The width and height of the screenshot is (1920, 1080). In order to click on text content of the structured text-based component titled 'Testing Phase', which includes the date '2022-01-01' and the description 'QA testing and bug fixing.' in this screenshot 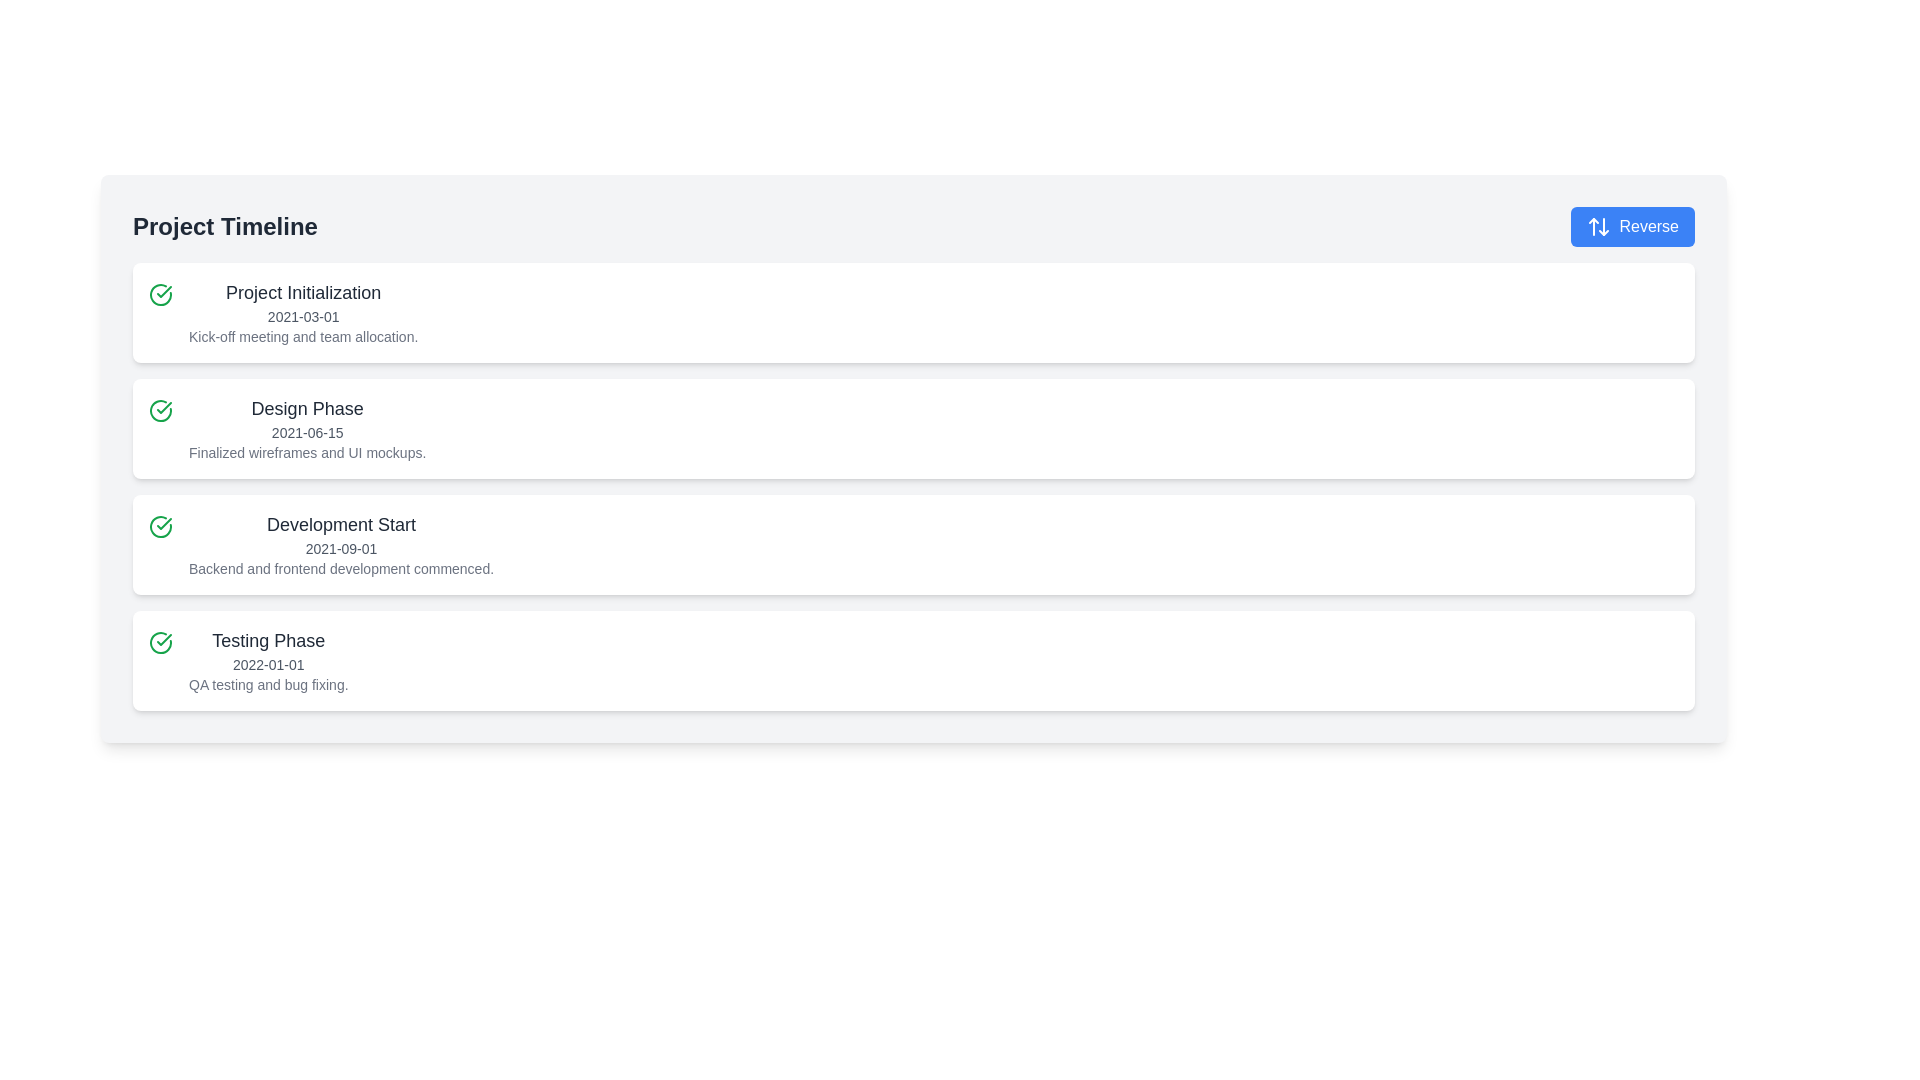, I will do `click(267, 660)`.